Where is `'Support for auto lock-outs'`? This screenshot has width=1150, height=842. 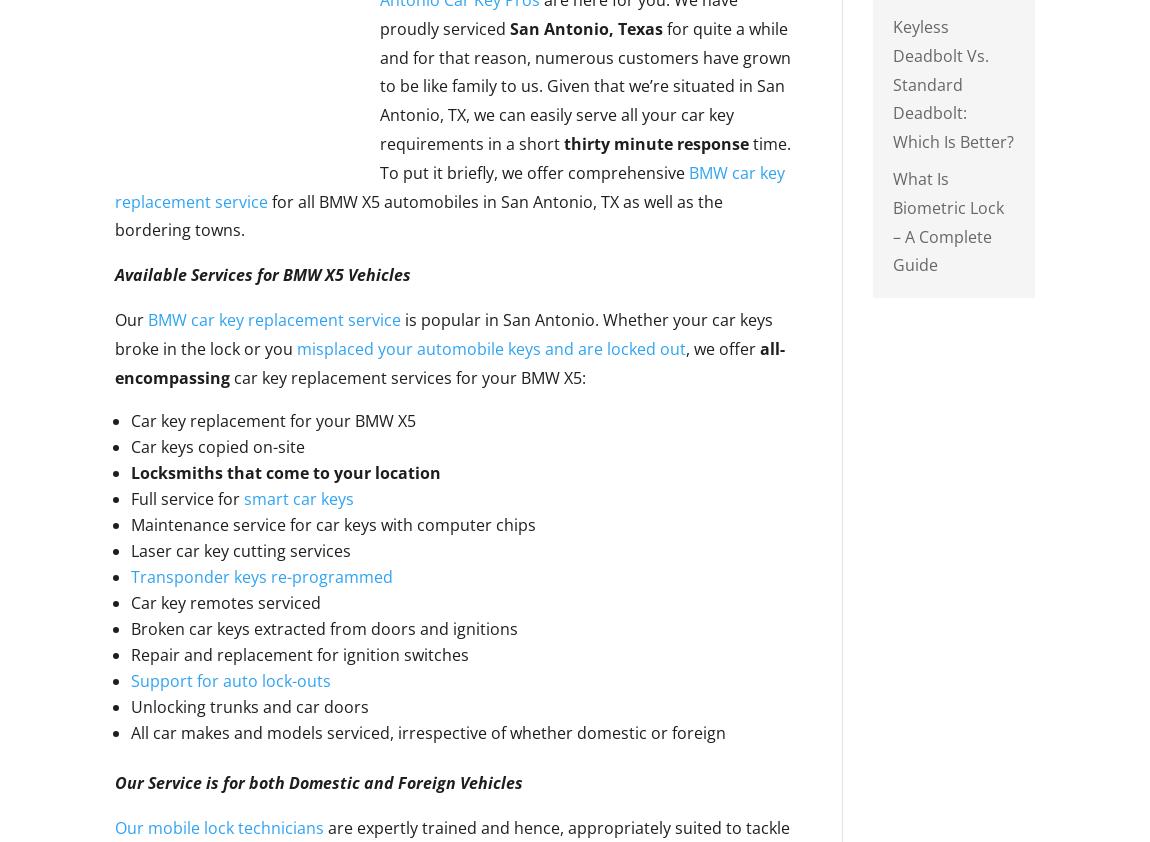
'Support for auto lock-outs' is located at coordinates (230, 681).